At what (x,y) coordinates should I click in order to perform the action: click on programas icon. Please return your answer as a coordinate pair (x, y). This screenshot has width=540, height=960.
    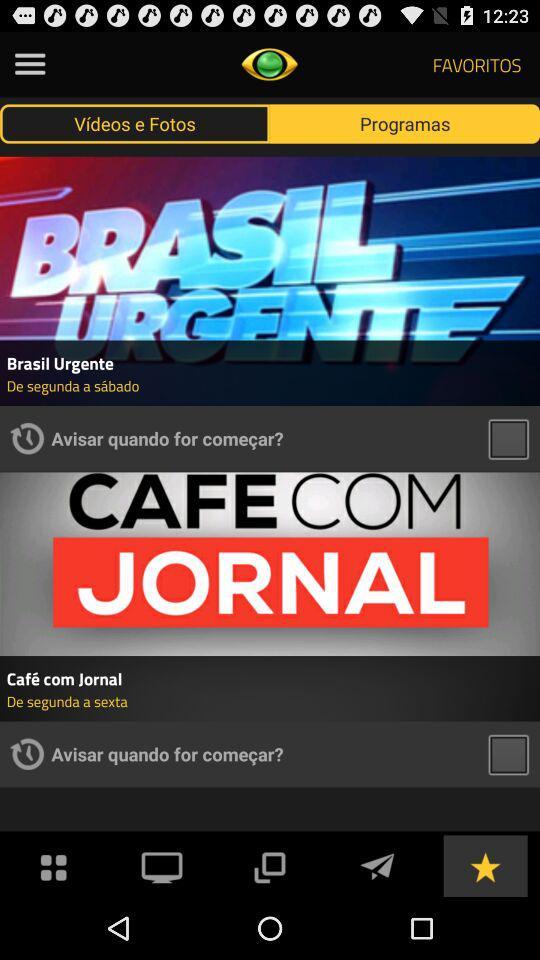
    Looking at the image, I should click on (405, 122).